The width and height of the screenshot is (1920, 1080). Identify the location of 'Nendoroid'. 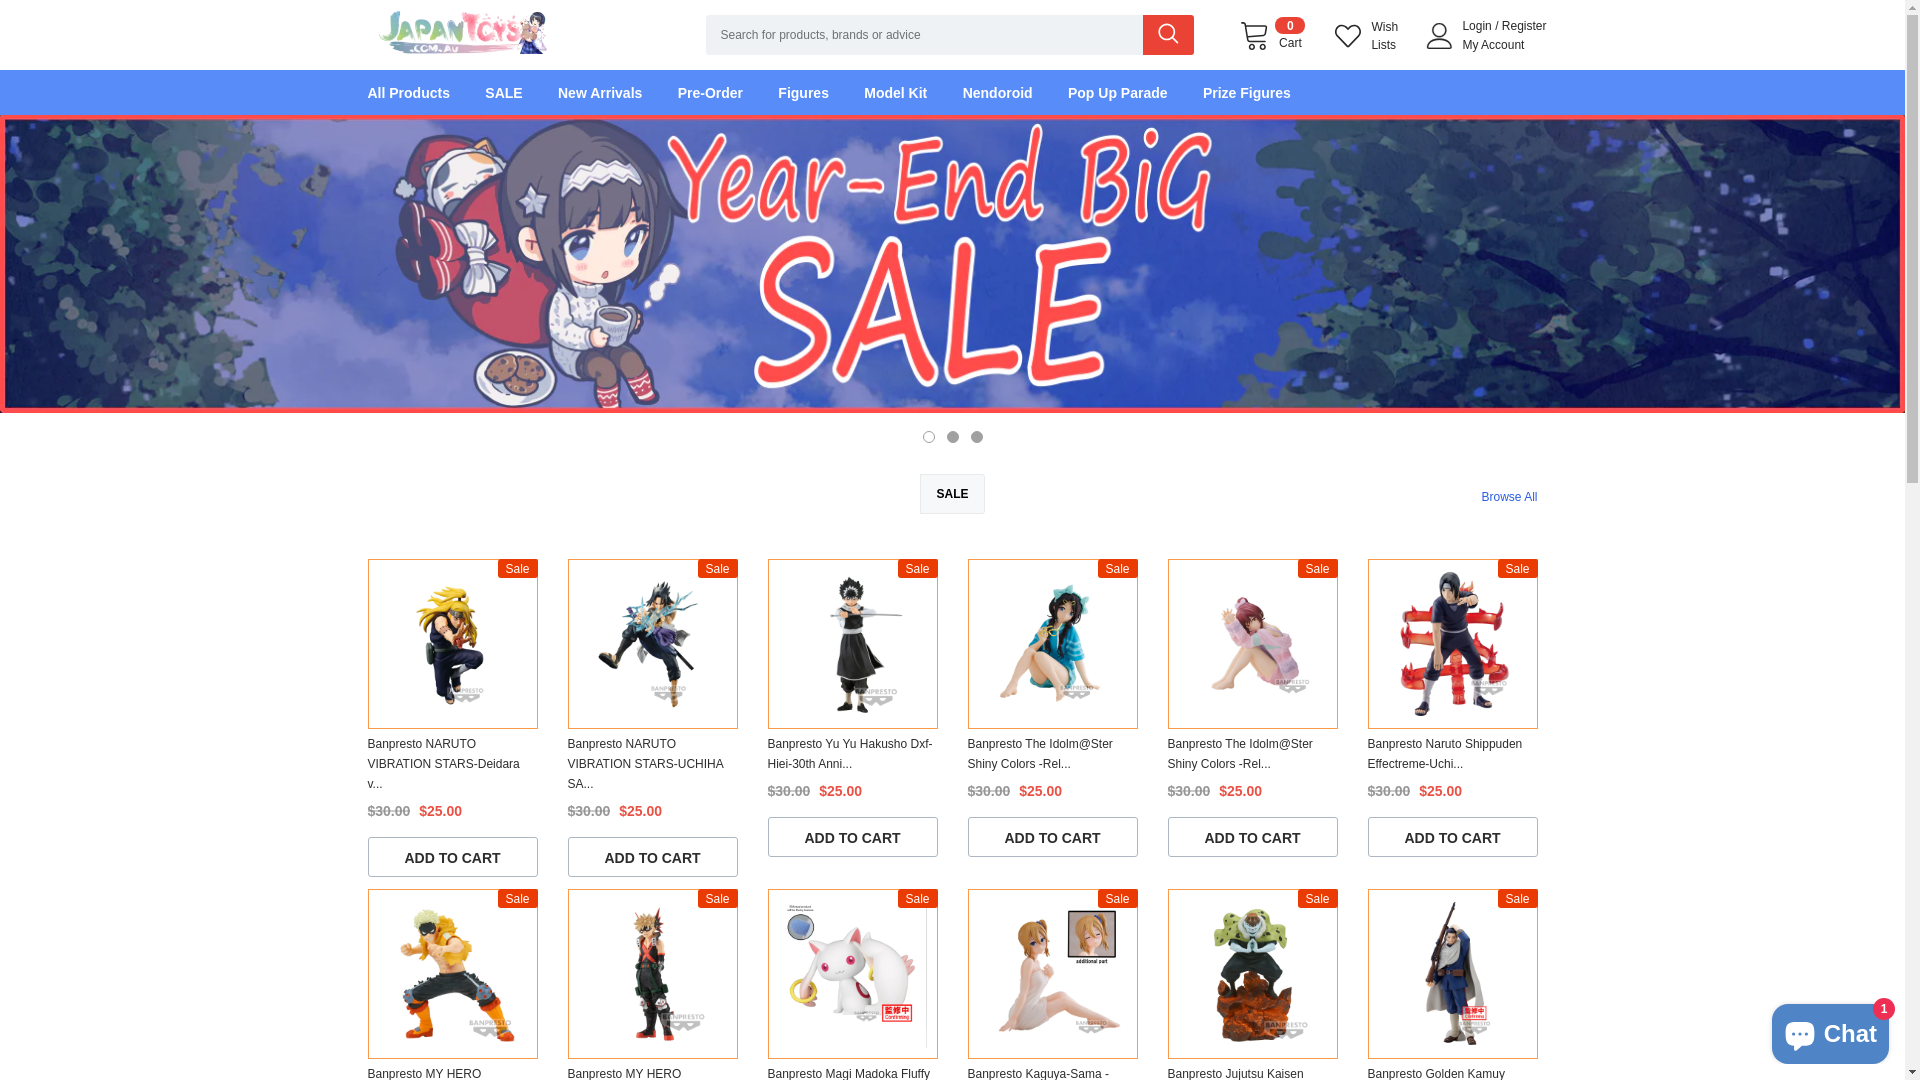
(963, 92).